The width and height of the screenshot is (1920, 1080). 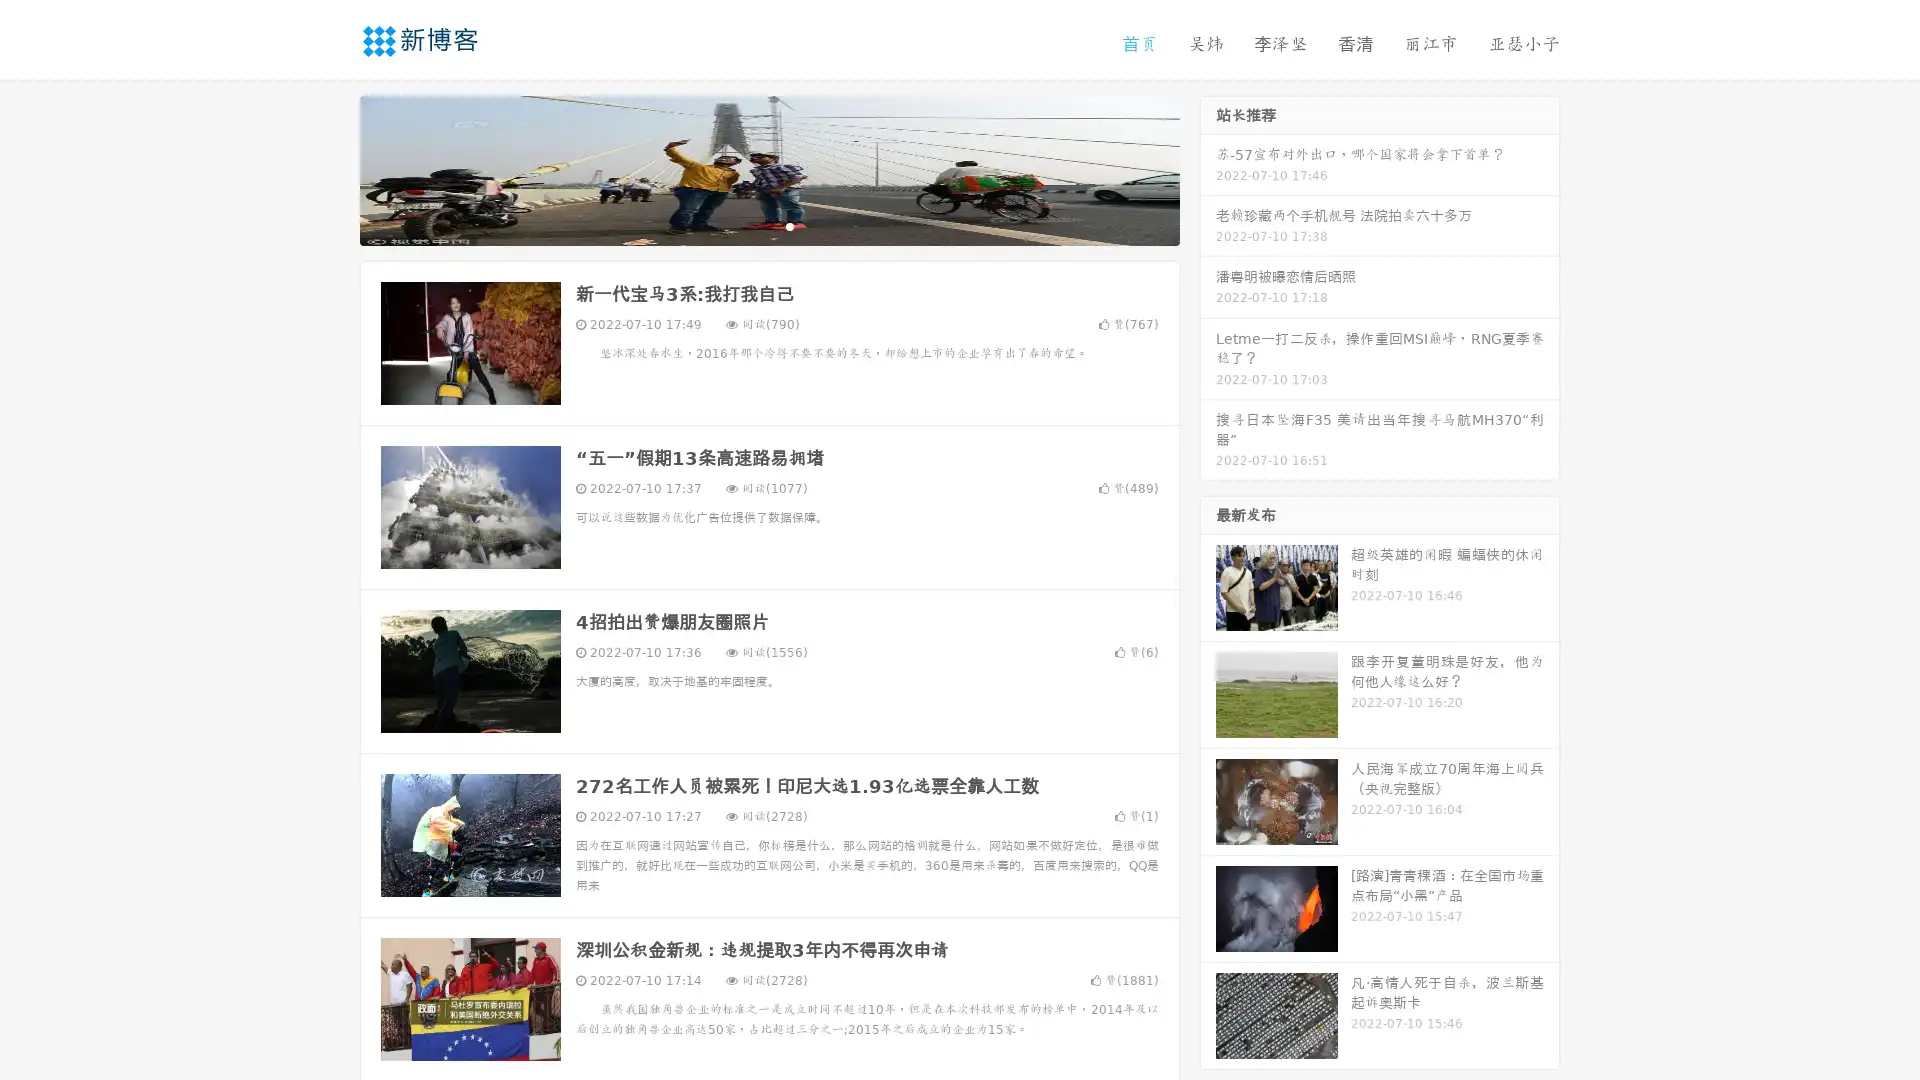 What do you see at coordinates (1208, 168) in the screenshot?
I see `Next slide` at bounding box center [1208, 168].